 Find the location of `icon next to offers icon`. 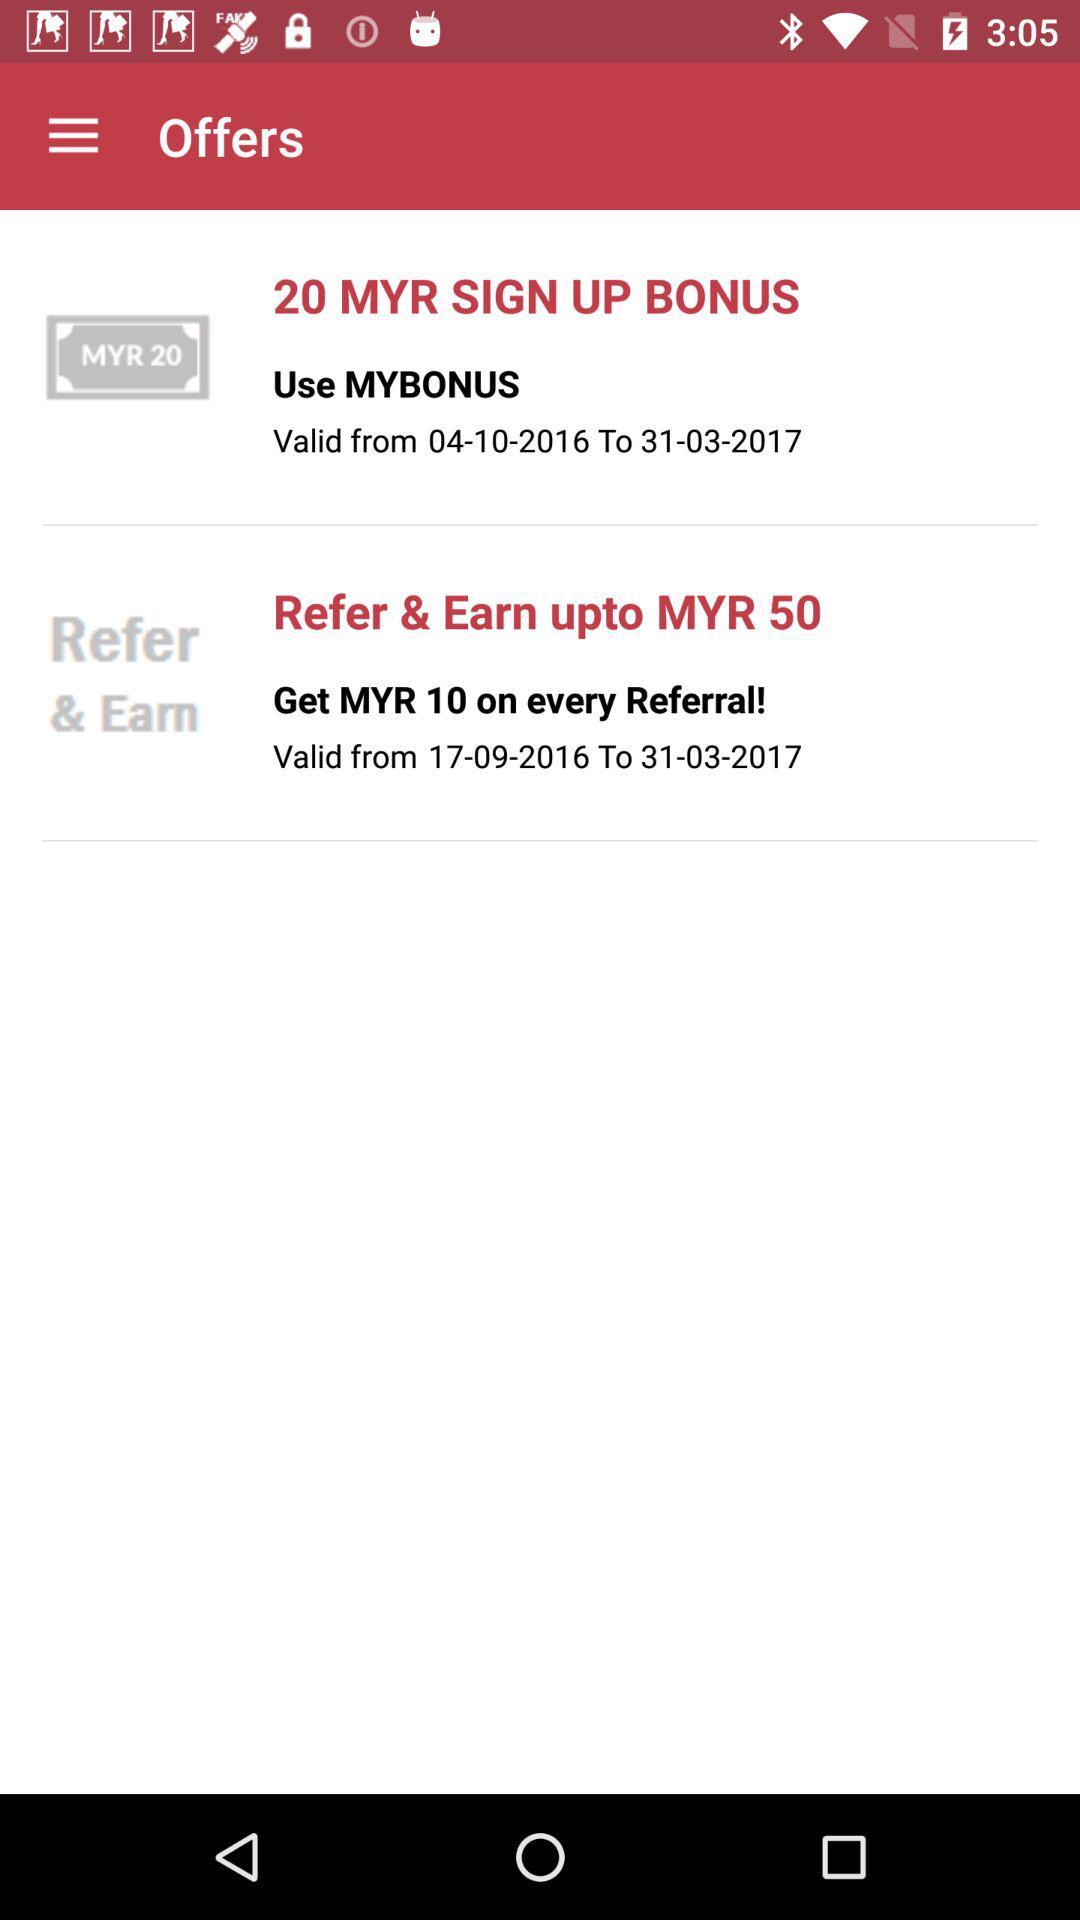

icon next to offers icon is located at coordinates (72, 135).